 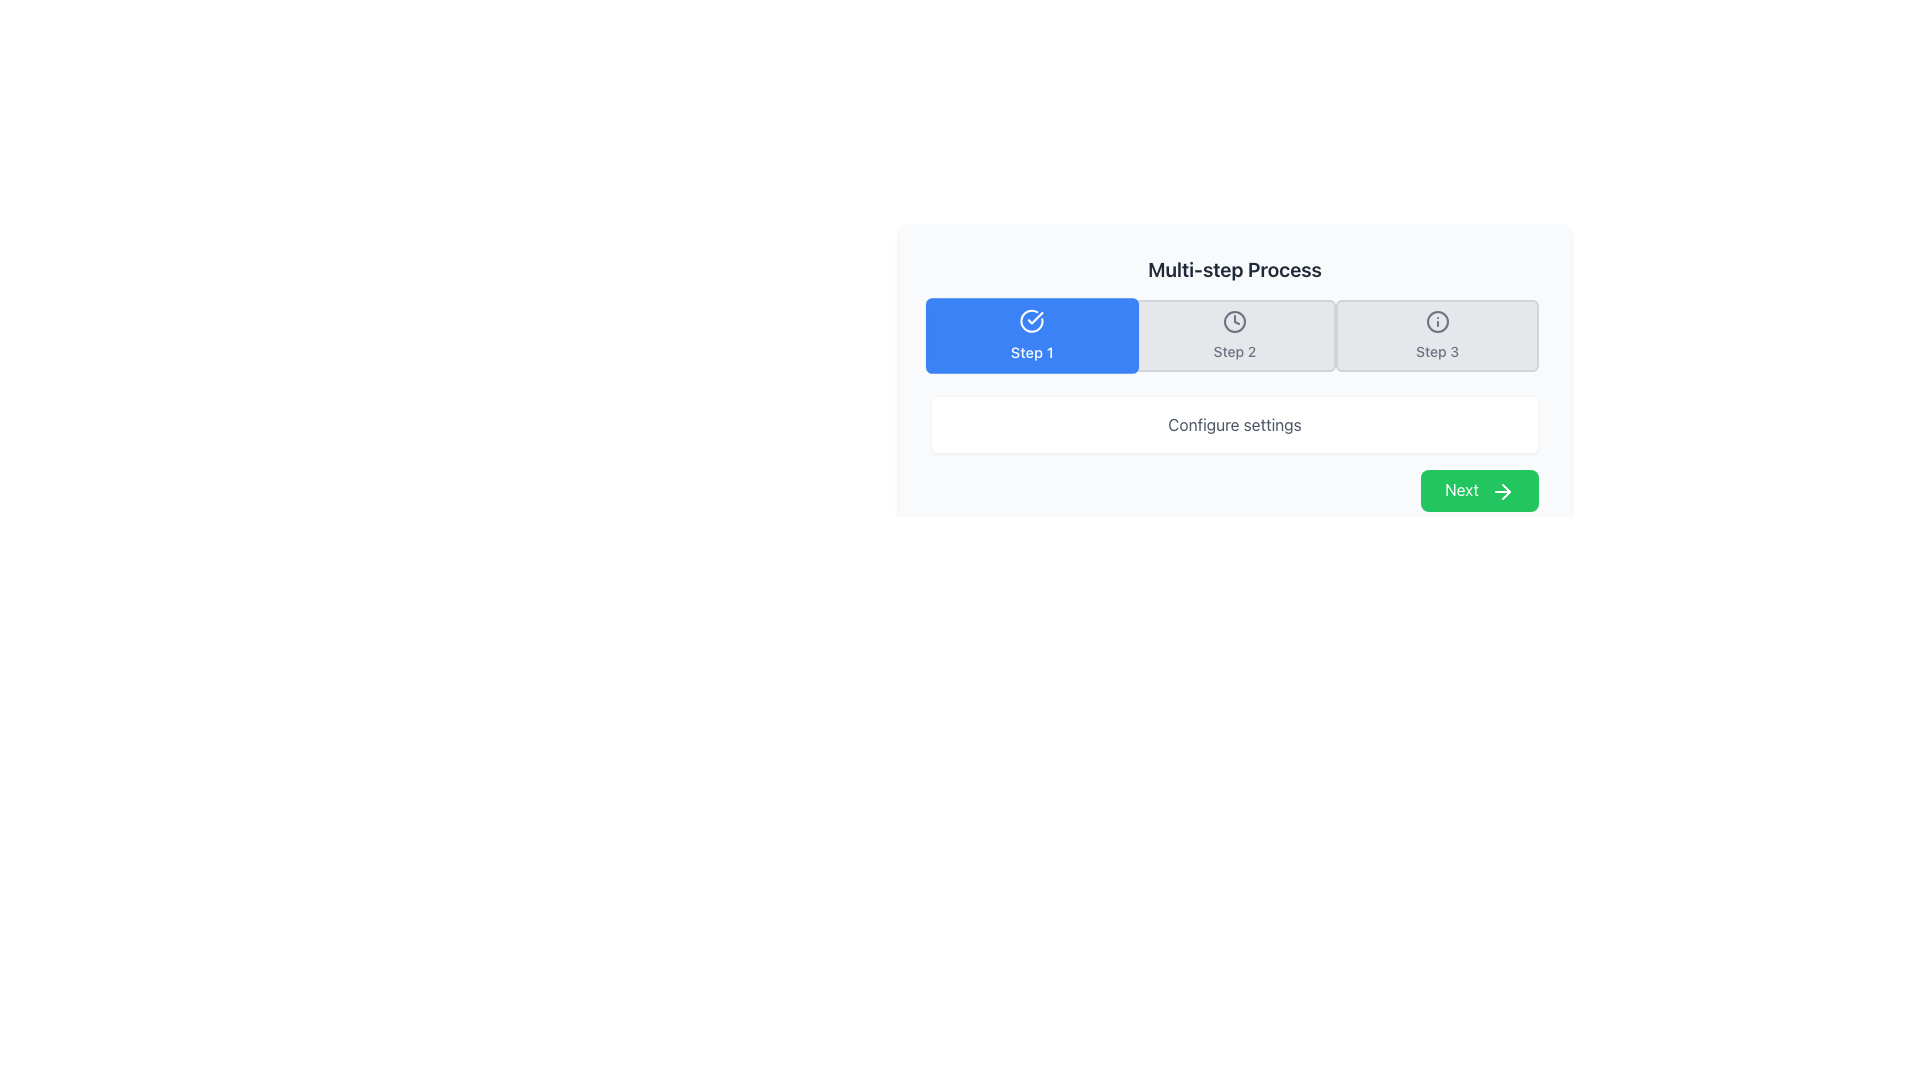 I want to click on the circular icon with a checkmark inside it, located centrally within the blue button labeled 'Step 1', so click(x=1032, y=320).